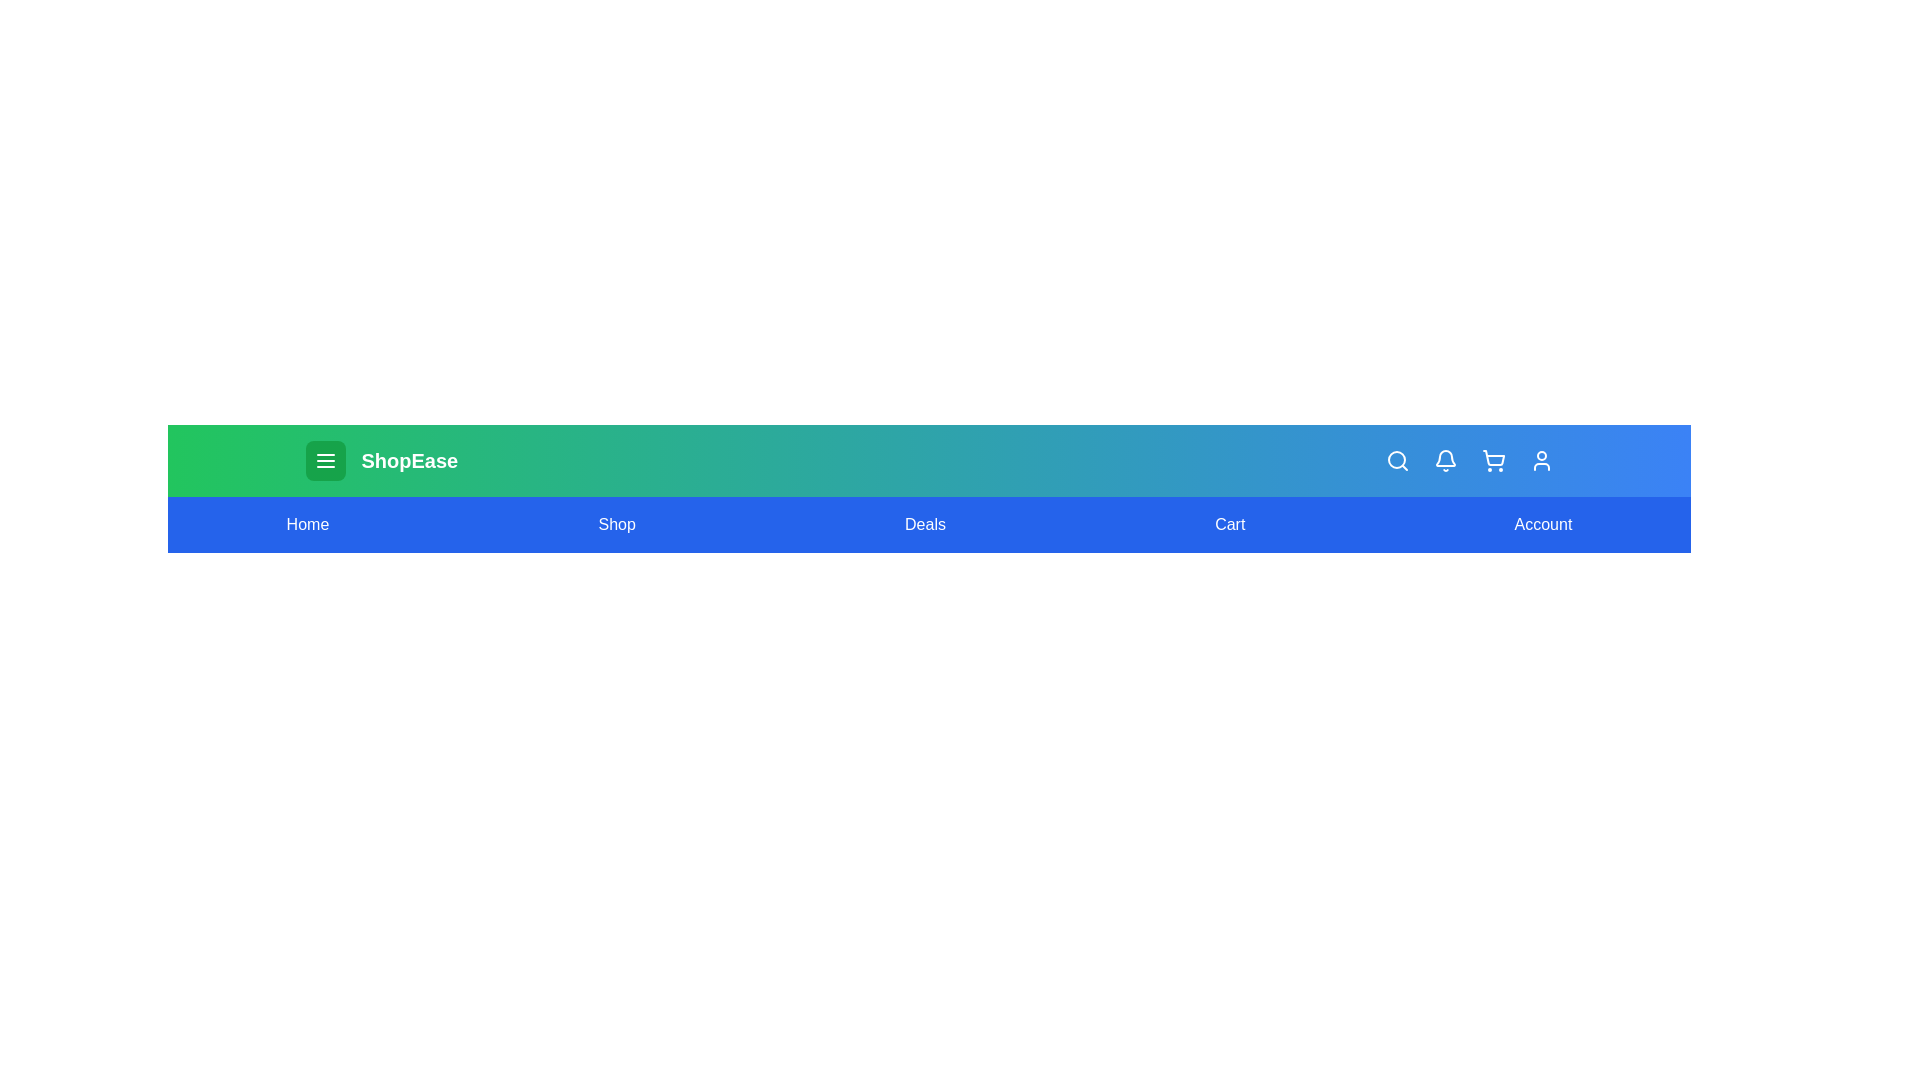 Image resolution: width=1920 pixels, height=1080 pixels. Describe the element at coordinates (616, 523) in the screenshot. I see `the Shop navigation link to navigate to the corresponding section` at that location.